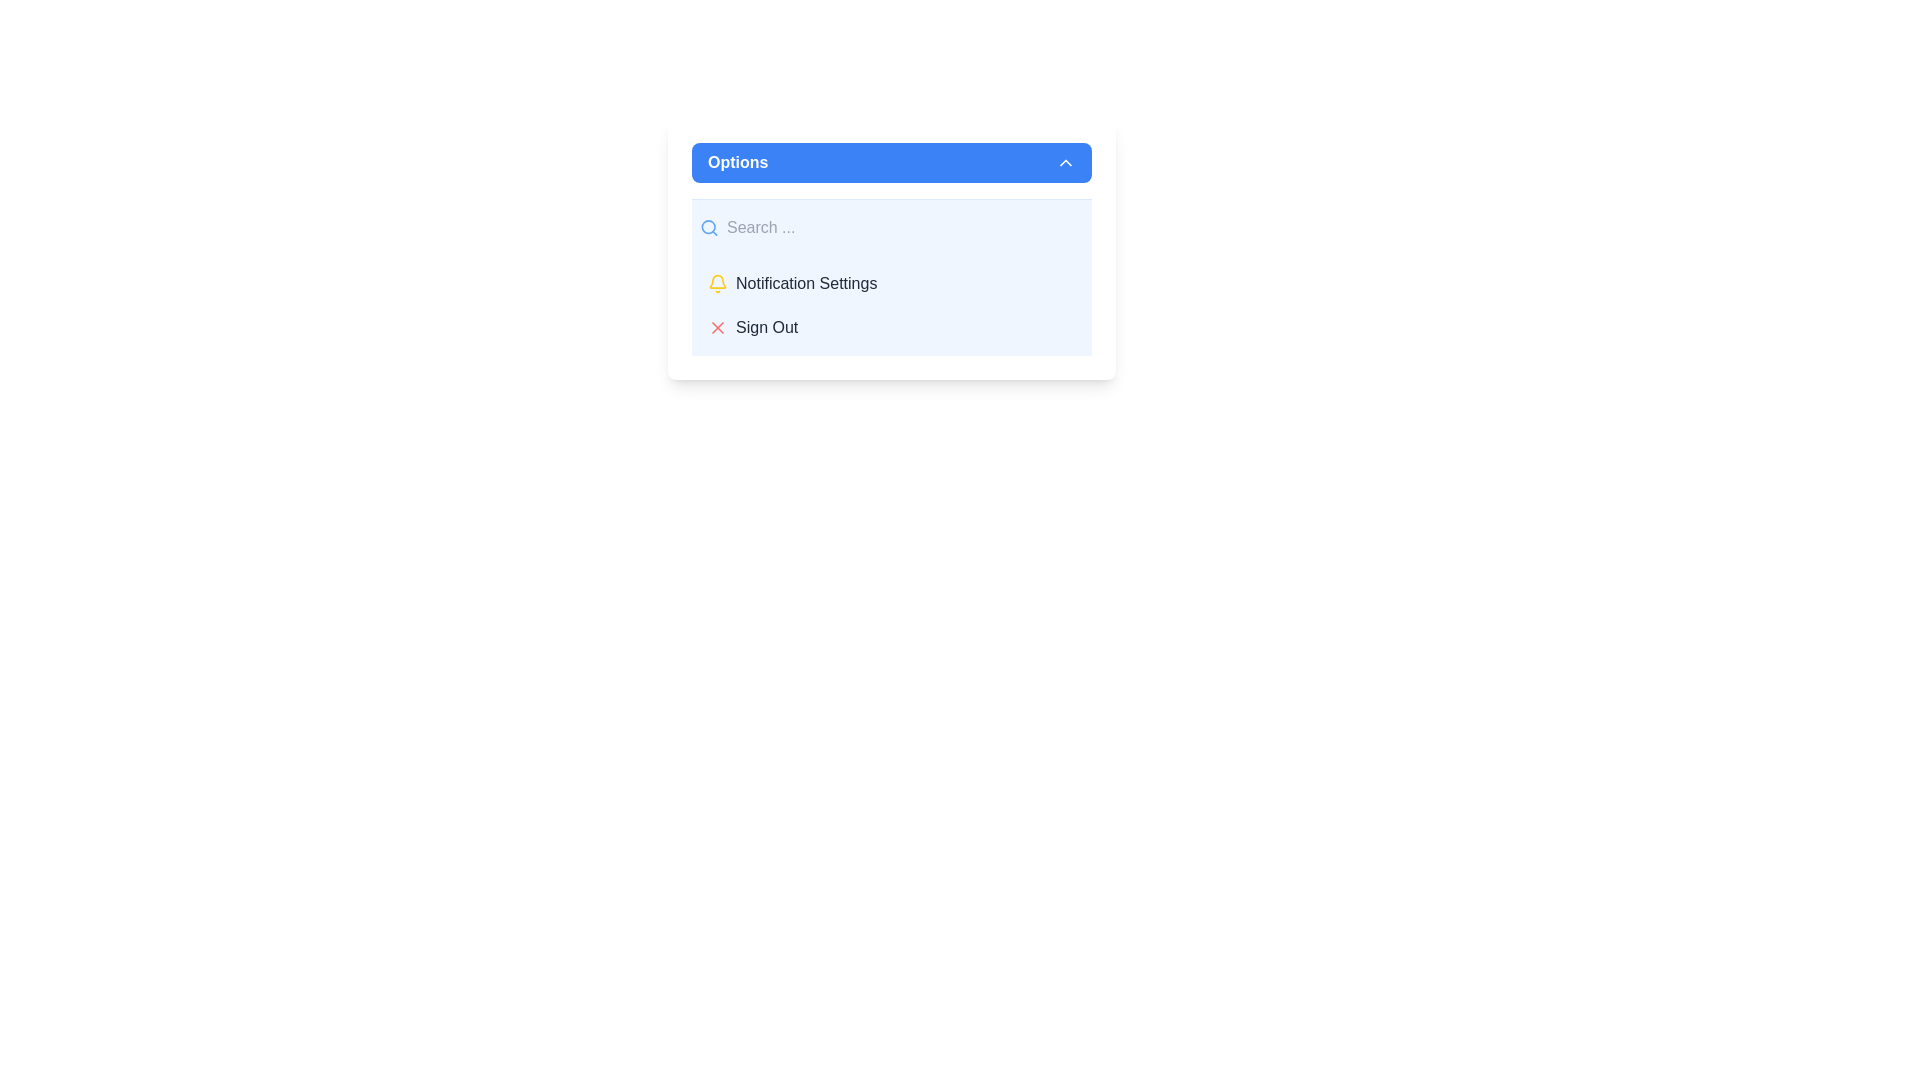  What do you see at coordinates (718, 281) in the screenshot?
I see `the bell icon that visually completes the notification representation, located near the top of the options menu, to the left of 'Notification Settings'` at bounding box center [718, 281].